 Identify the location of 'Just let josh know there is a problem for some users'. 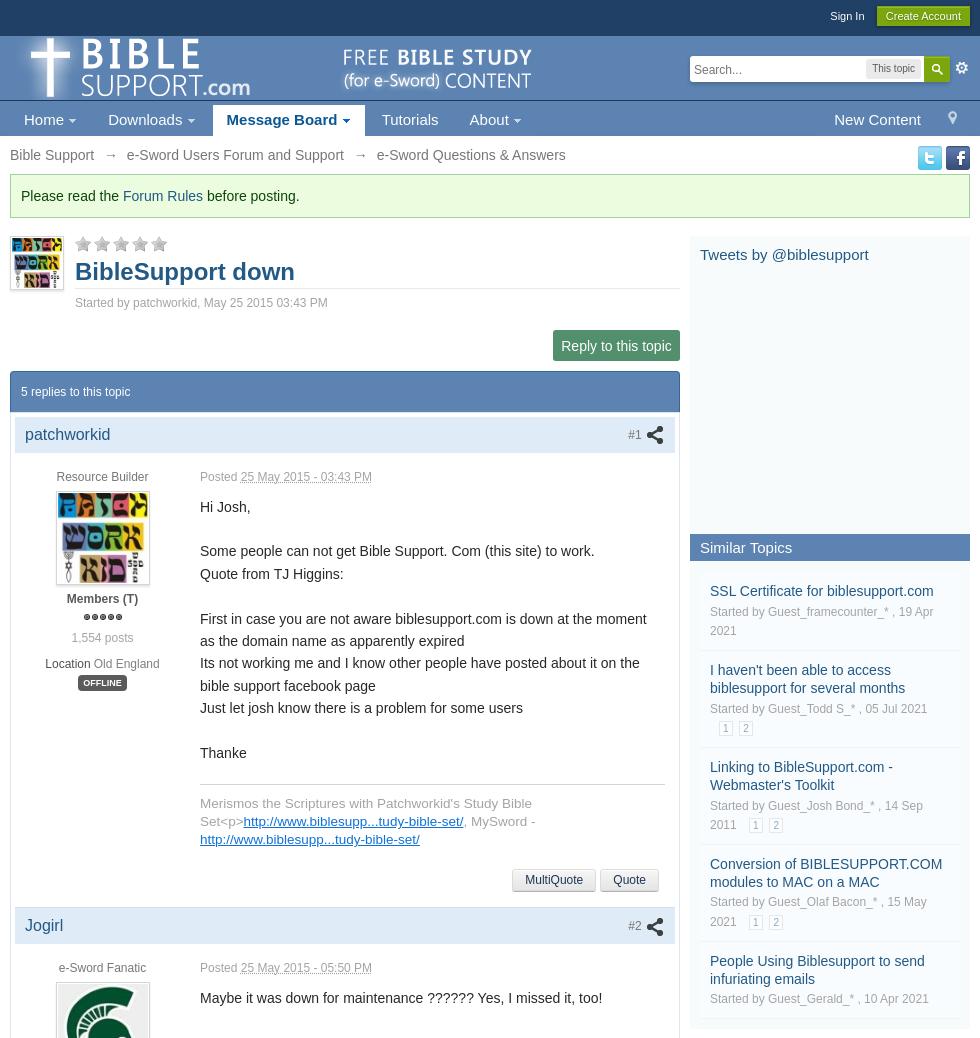
(361, 707).